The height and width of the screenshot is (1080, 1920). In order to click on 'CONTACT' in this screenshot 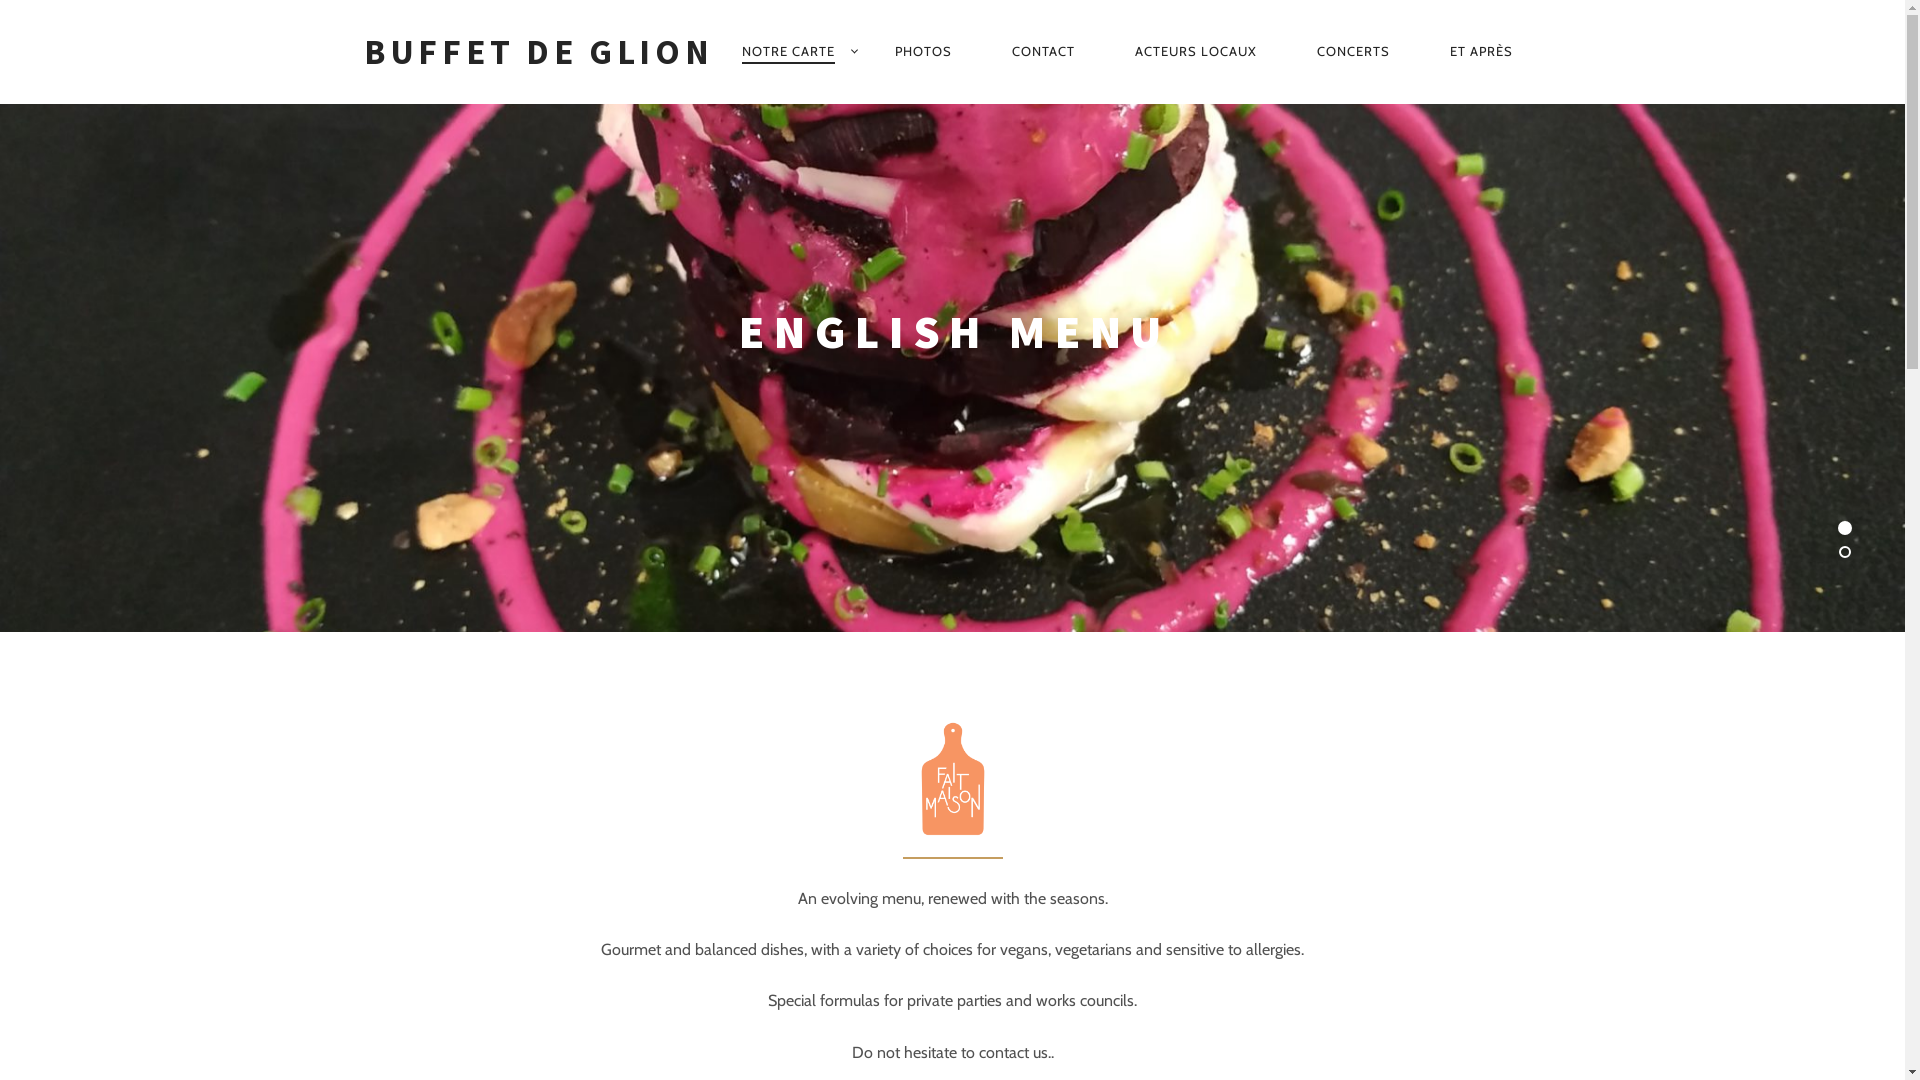, I will do `click(1042, 49)`.